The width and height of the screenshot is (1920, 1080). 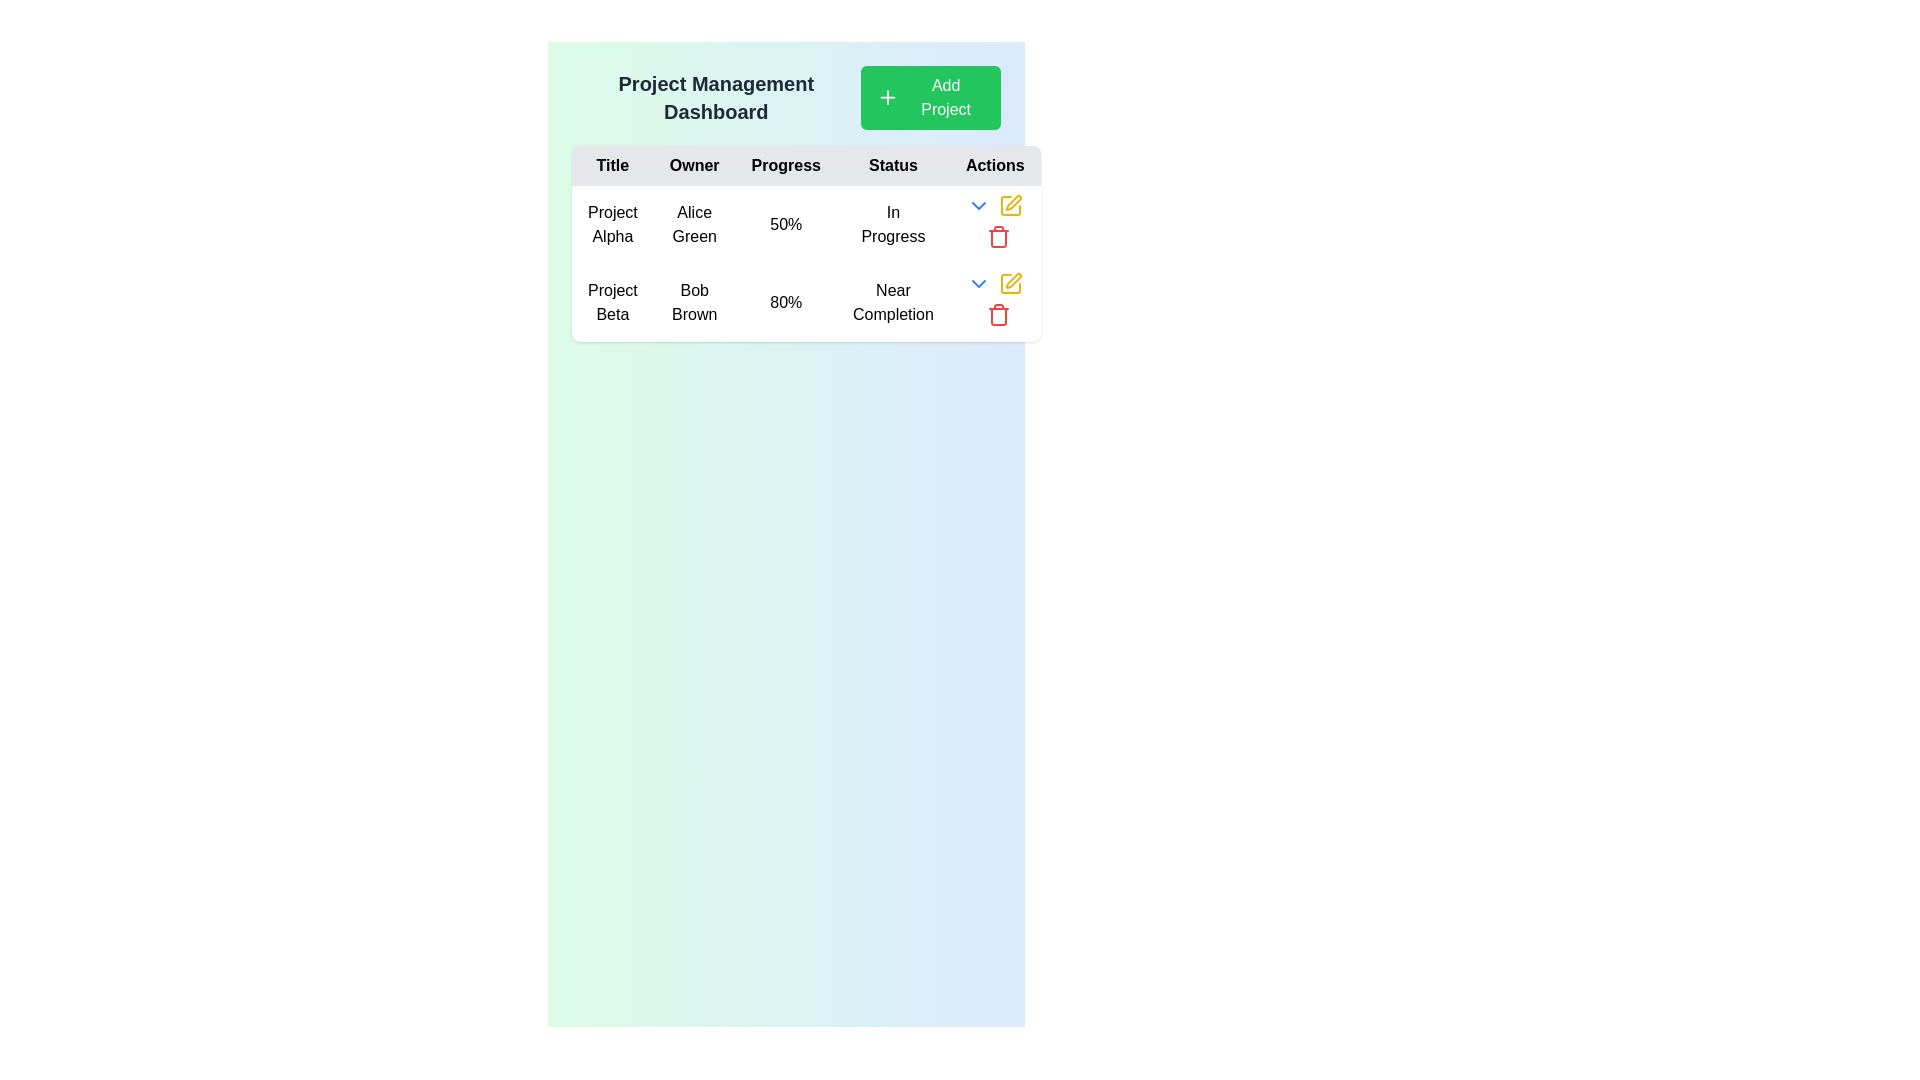 What do you see at coordinates (1011, 284) in the screenshot?
I see `the 'Edit' icon located in the second row of the table under the 'Actions' column` at bounding box center [1011, 284].